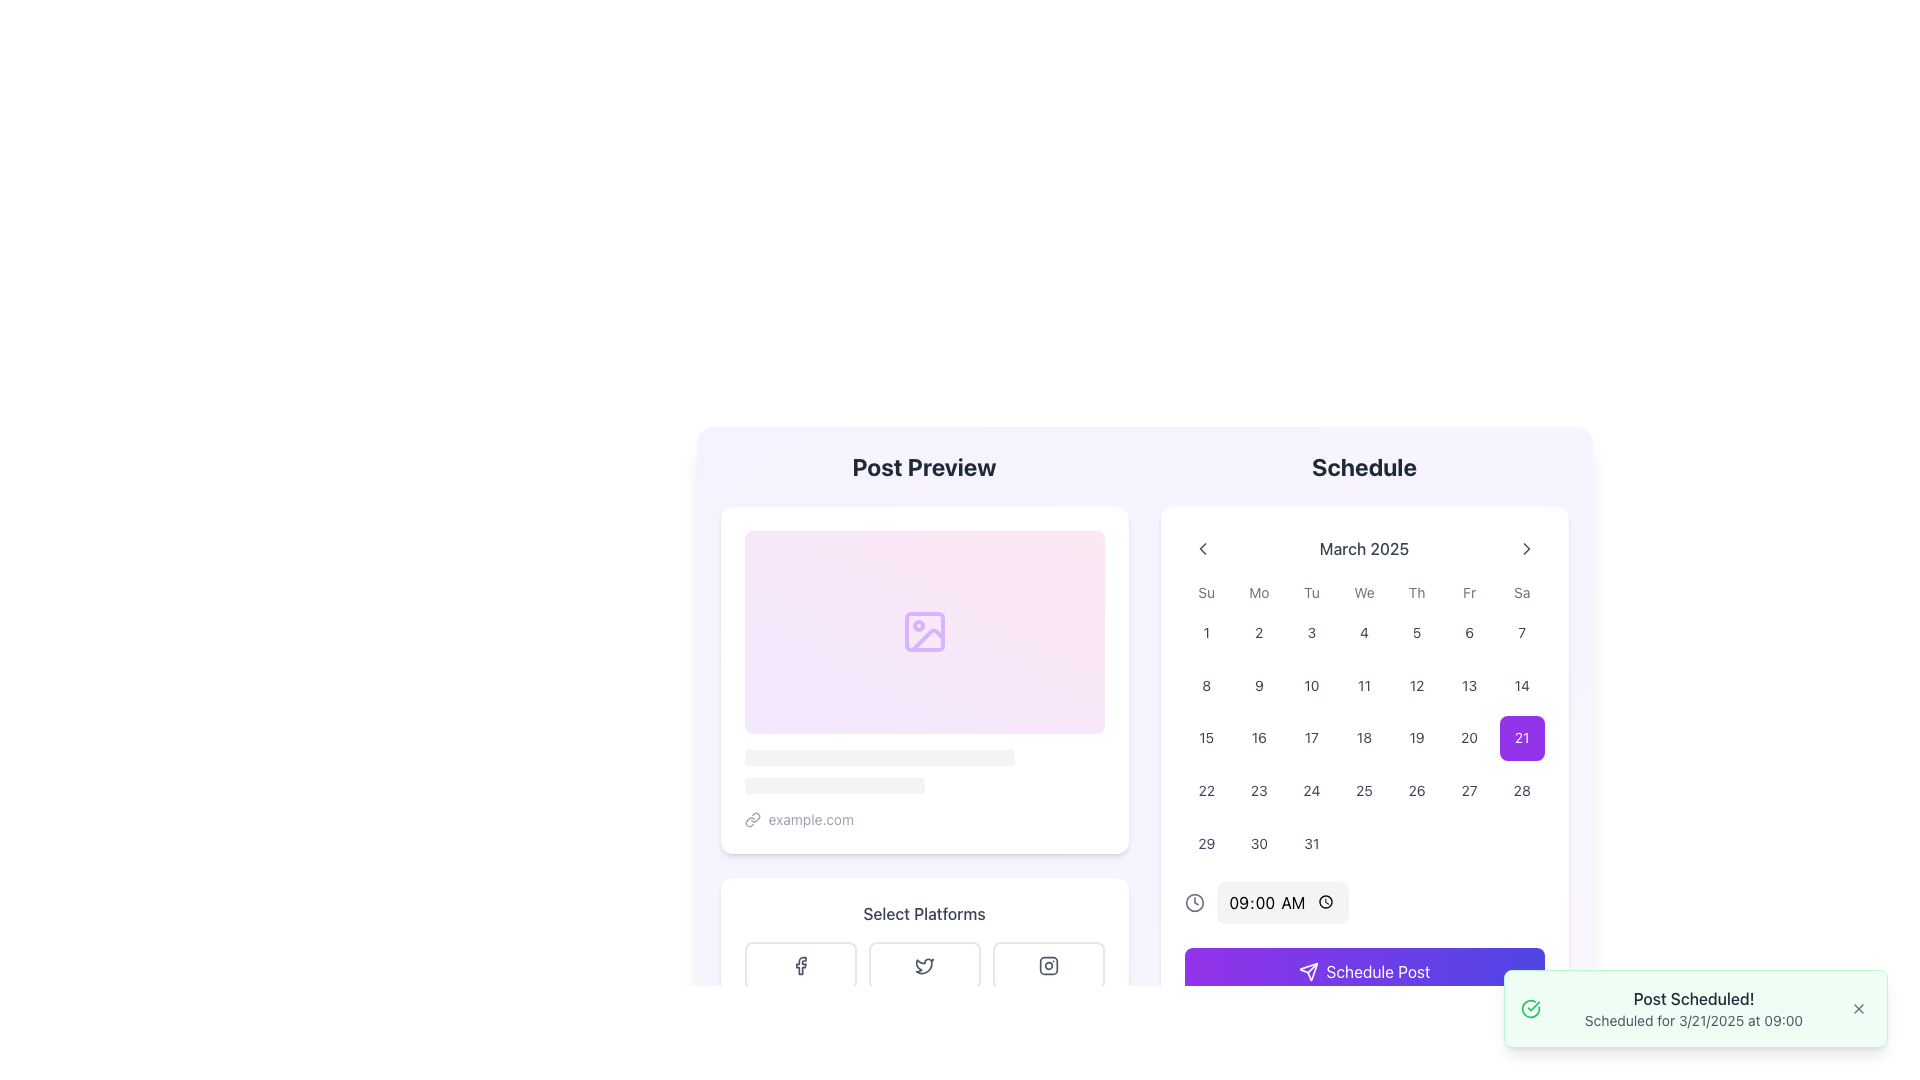  I want to click on the Progress or Status Indicator Bar element, which is a gray bar with rounded corners located below the 'Post Preview' section and beneath a longer bar, so click(834, 784).